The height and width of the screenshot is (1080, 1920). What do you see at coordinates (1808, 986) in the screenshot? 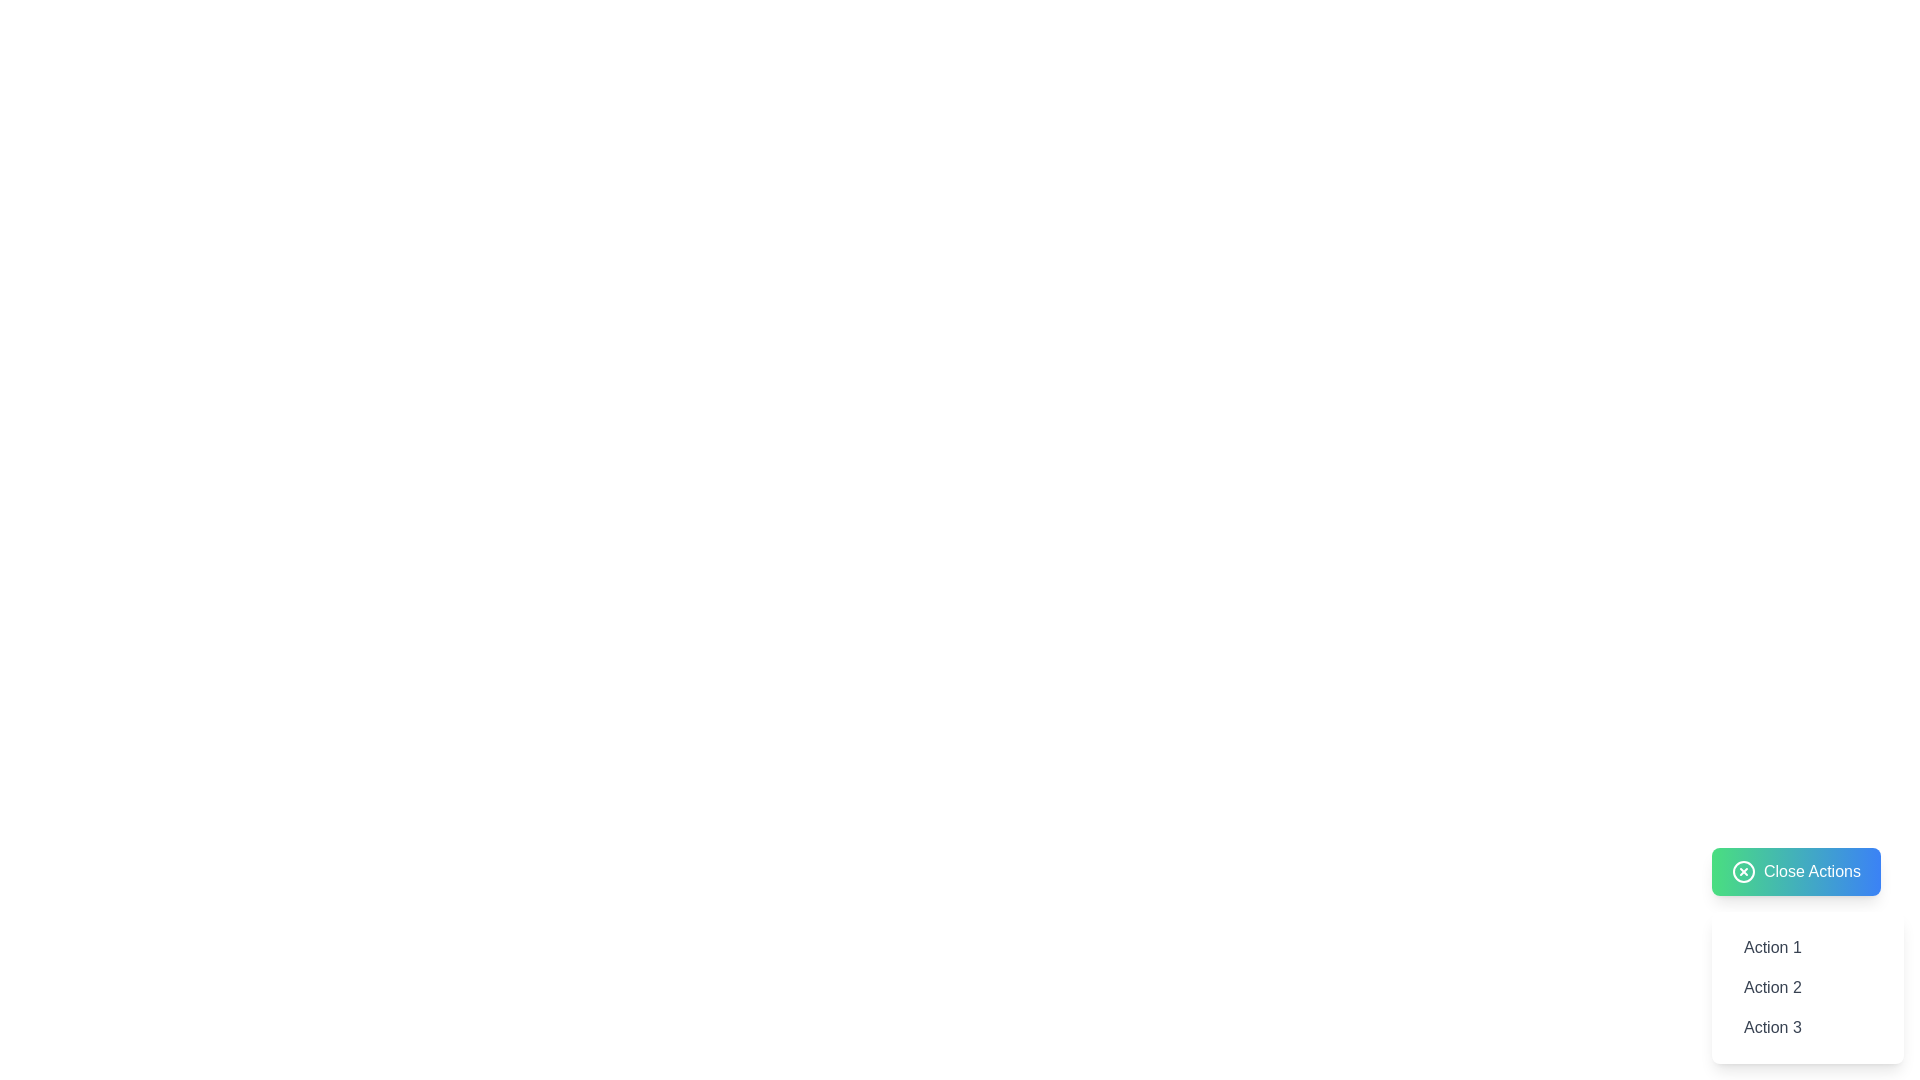
I see `the interactive button labeled 'Action 2', which is the second option in a vertical list of three buttons` at bounding box center [1808, 986].